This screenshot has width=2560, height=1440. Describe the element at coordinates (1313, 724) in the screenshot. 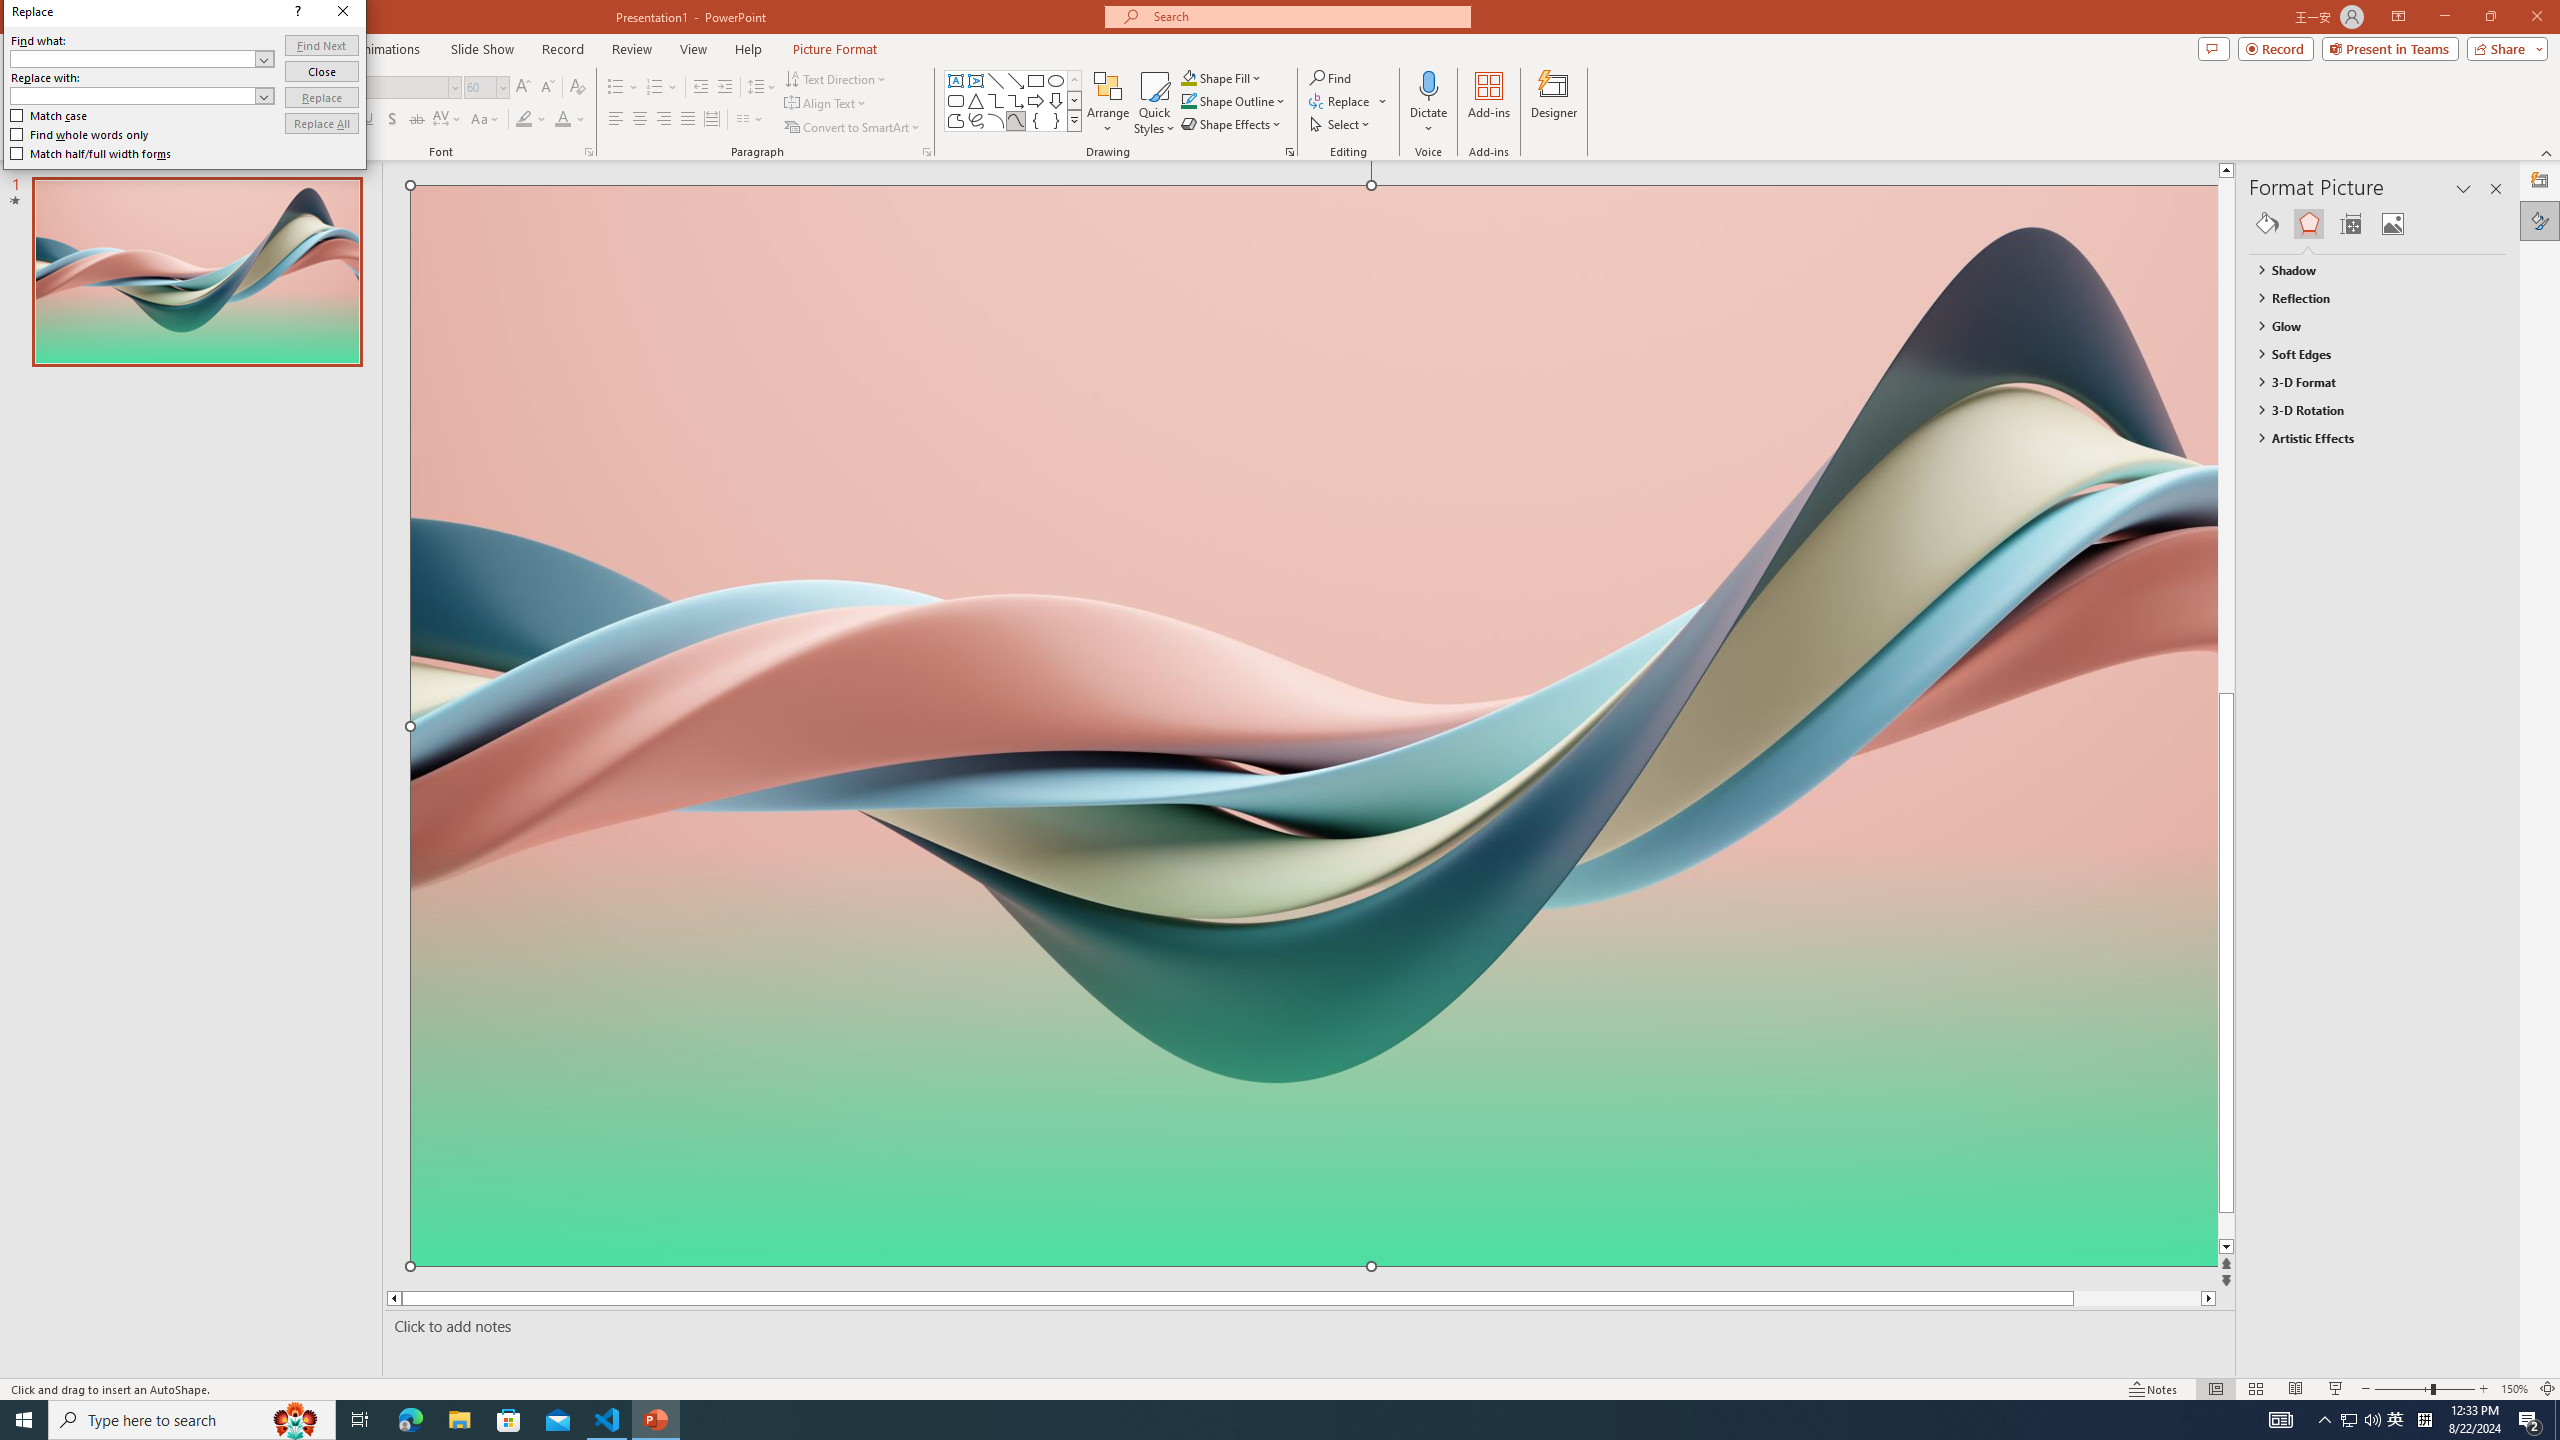

I see `'Wavy 3D art'` at that location.